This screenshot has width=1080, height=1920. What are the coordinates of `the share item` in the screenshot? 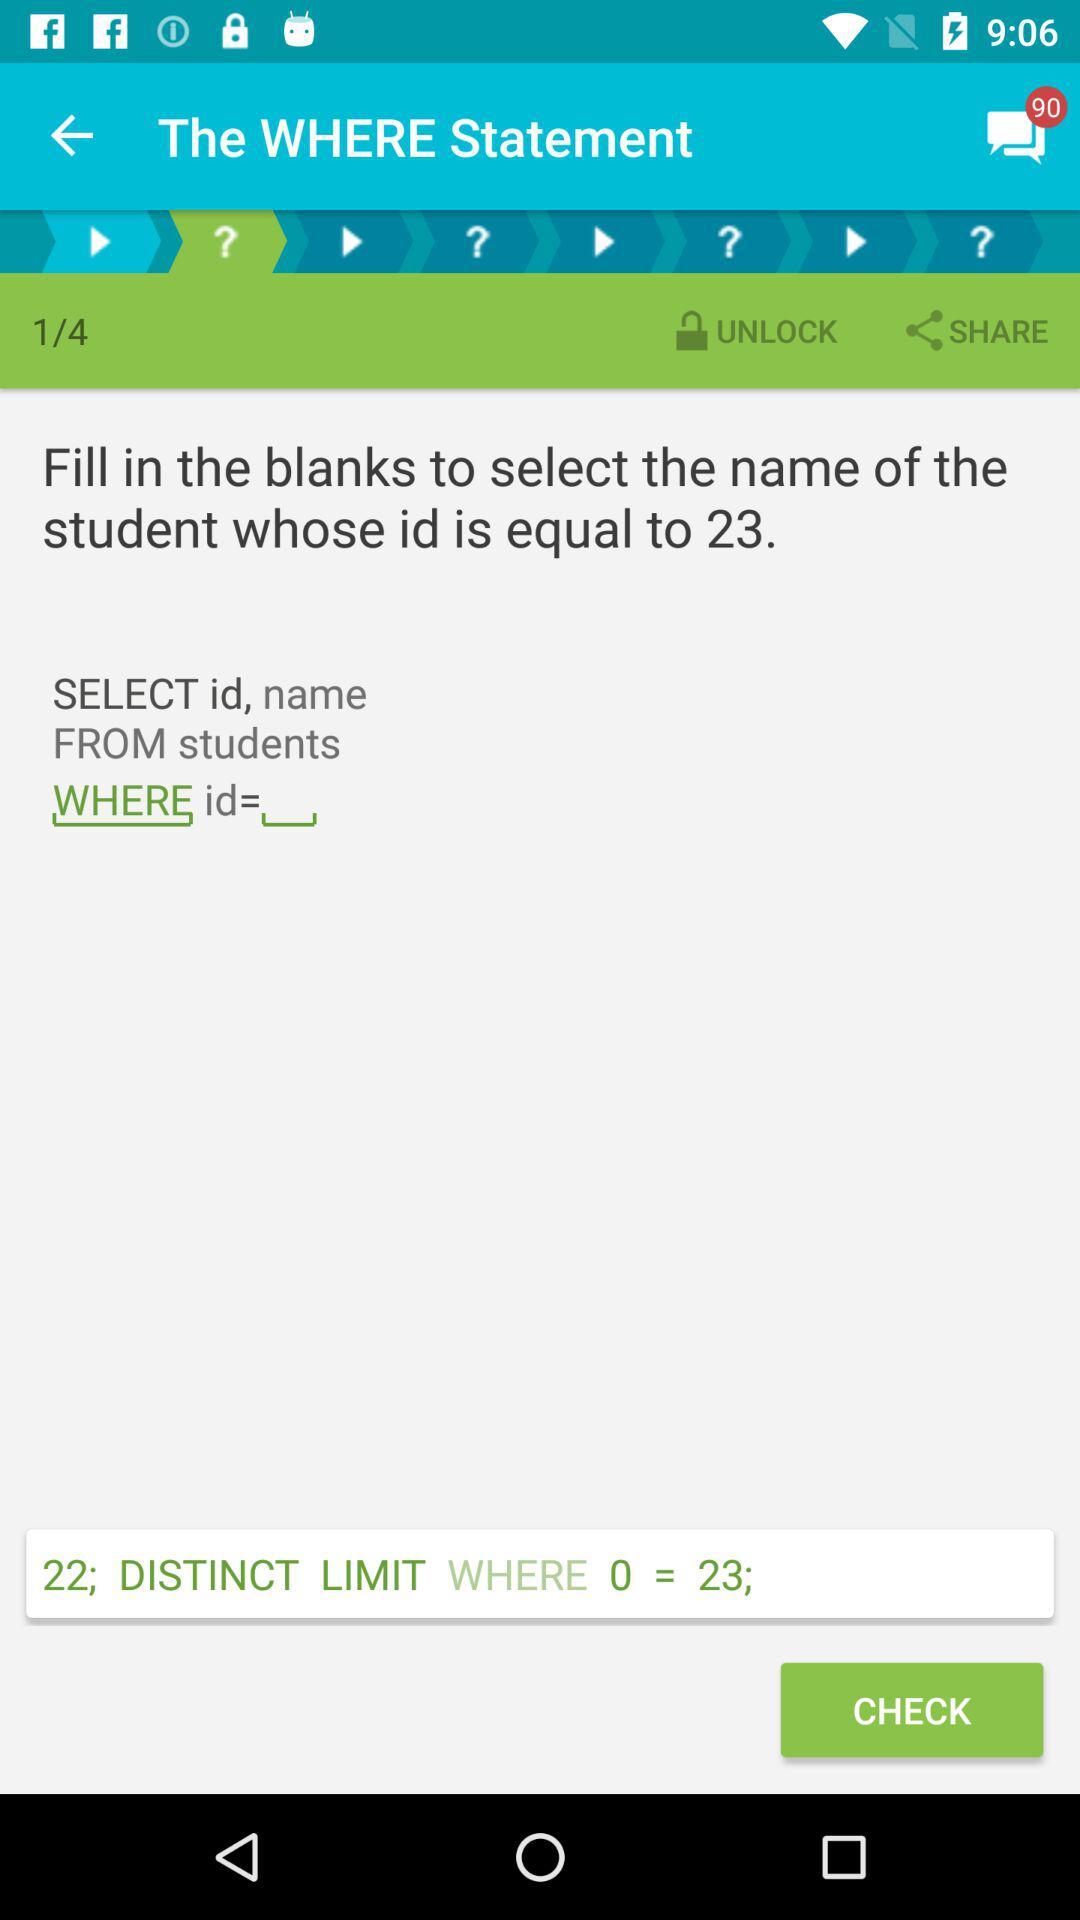 It's located at (973, 330).